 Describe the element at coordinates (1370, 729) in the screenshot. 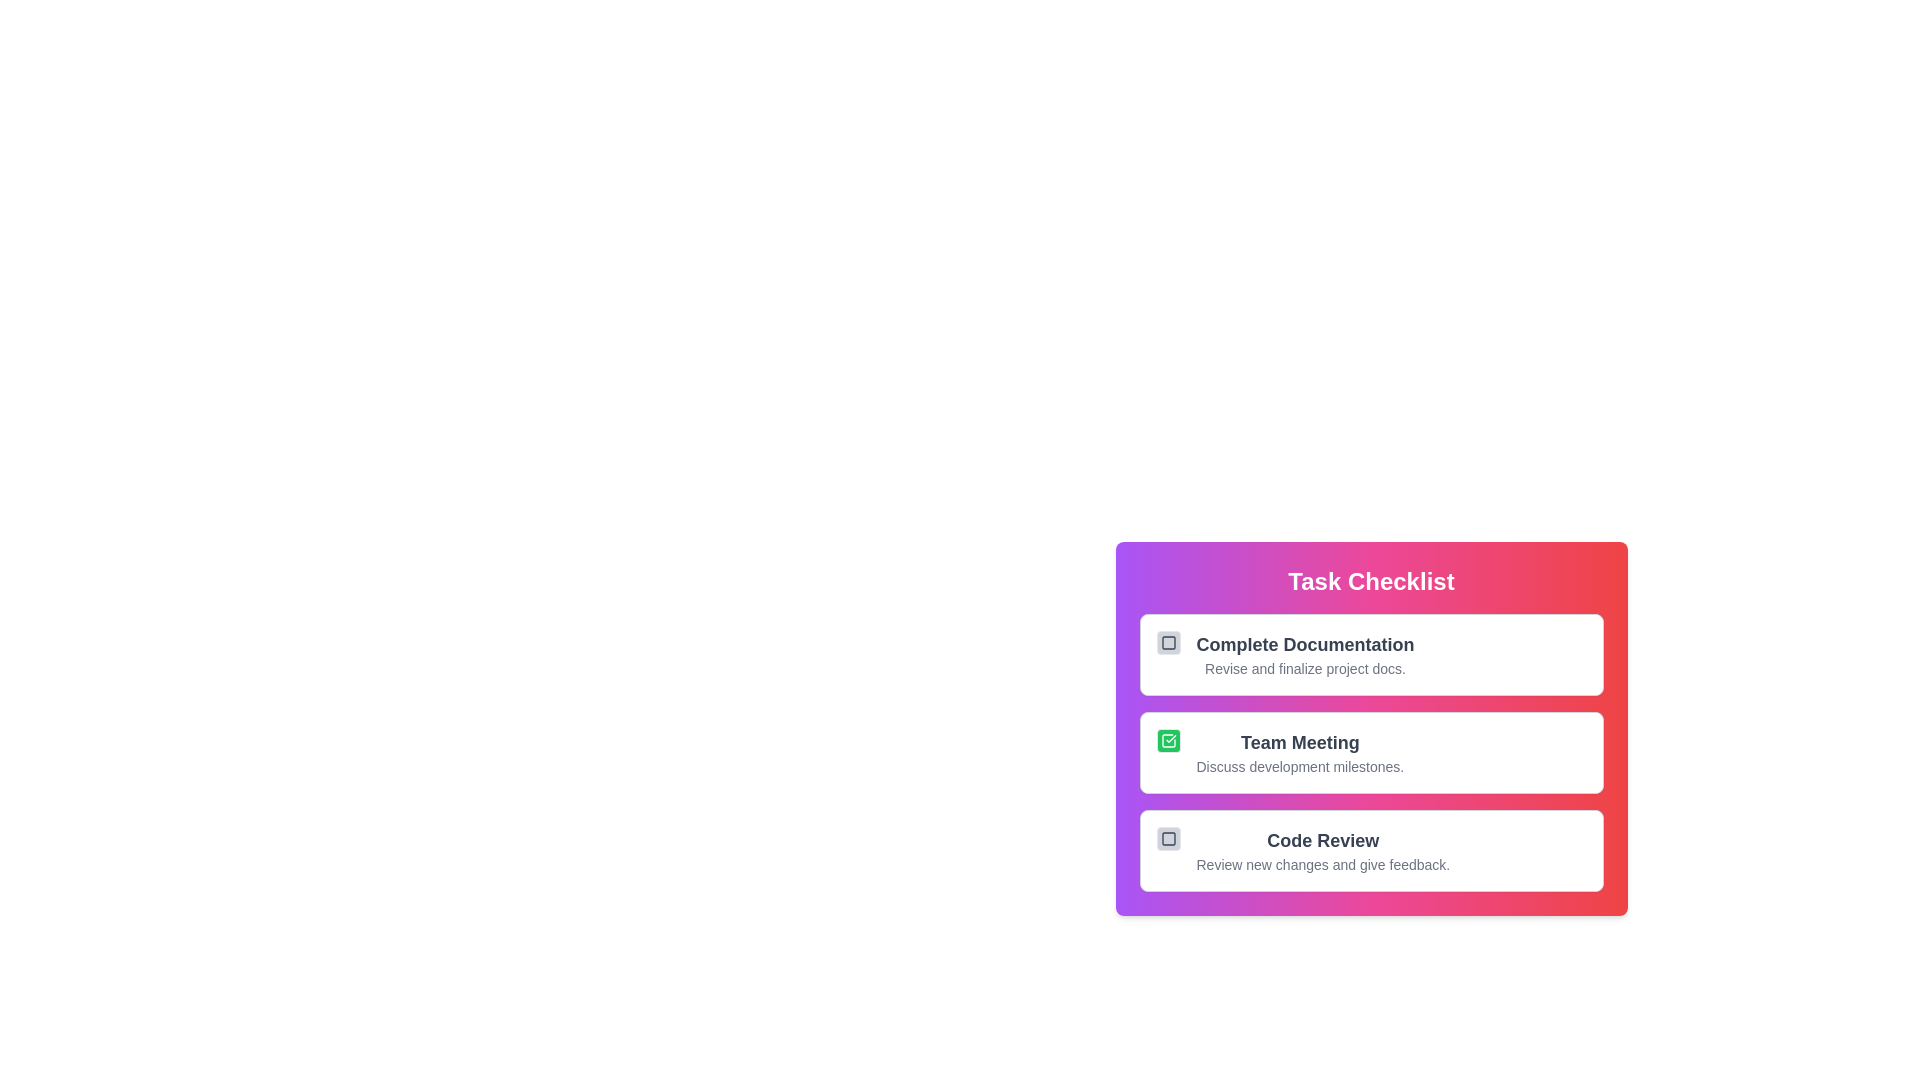

I see `the task container to analyze its layout and design` at that location.